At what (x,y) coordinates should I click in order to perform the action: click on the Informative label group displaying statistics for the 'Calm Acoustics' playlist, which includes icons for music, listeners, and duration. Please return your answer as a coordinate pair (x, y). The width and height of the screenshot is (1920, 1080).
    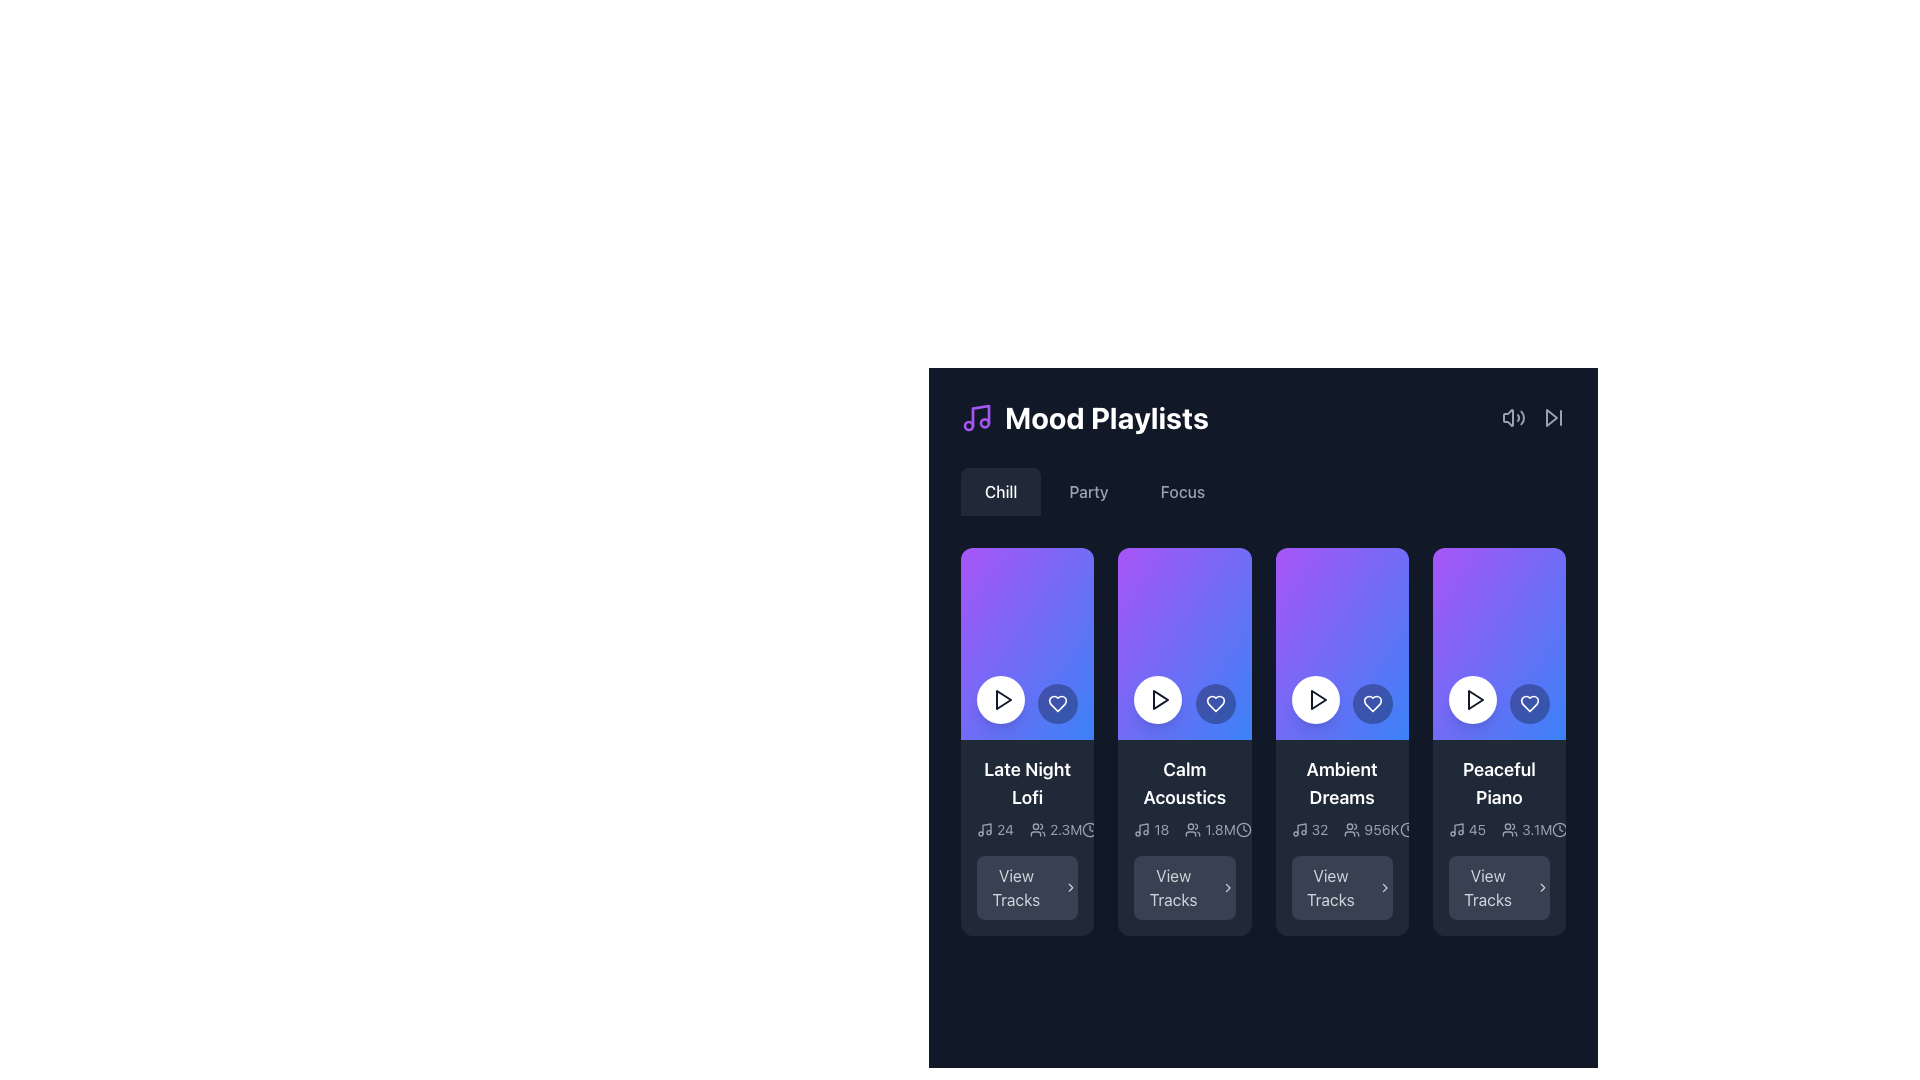
    Looking at the image, I should click on (1184, 837).